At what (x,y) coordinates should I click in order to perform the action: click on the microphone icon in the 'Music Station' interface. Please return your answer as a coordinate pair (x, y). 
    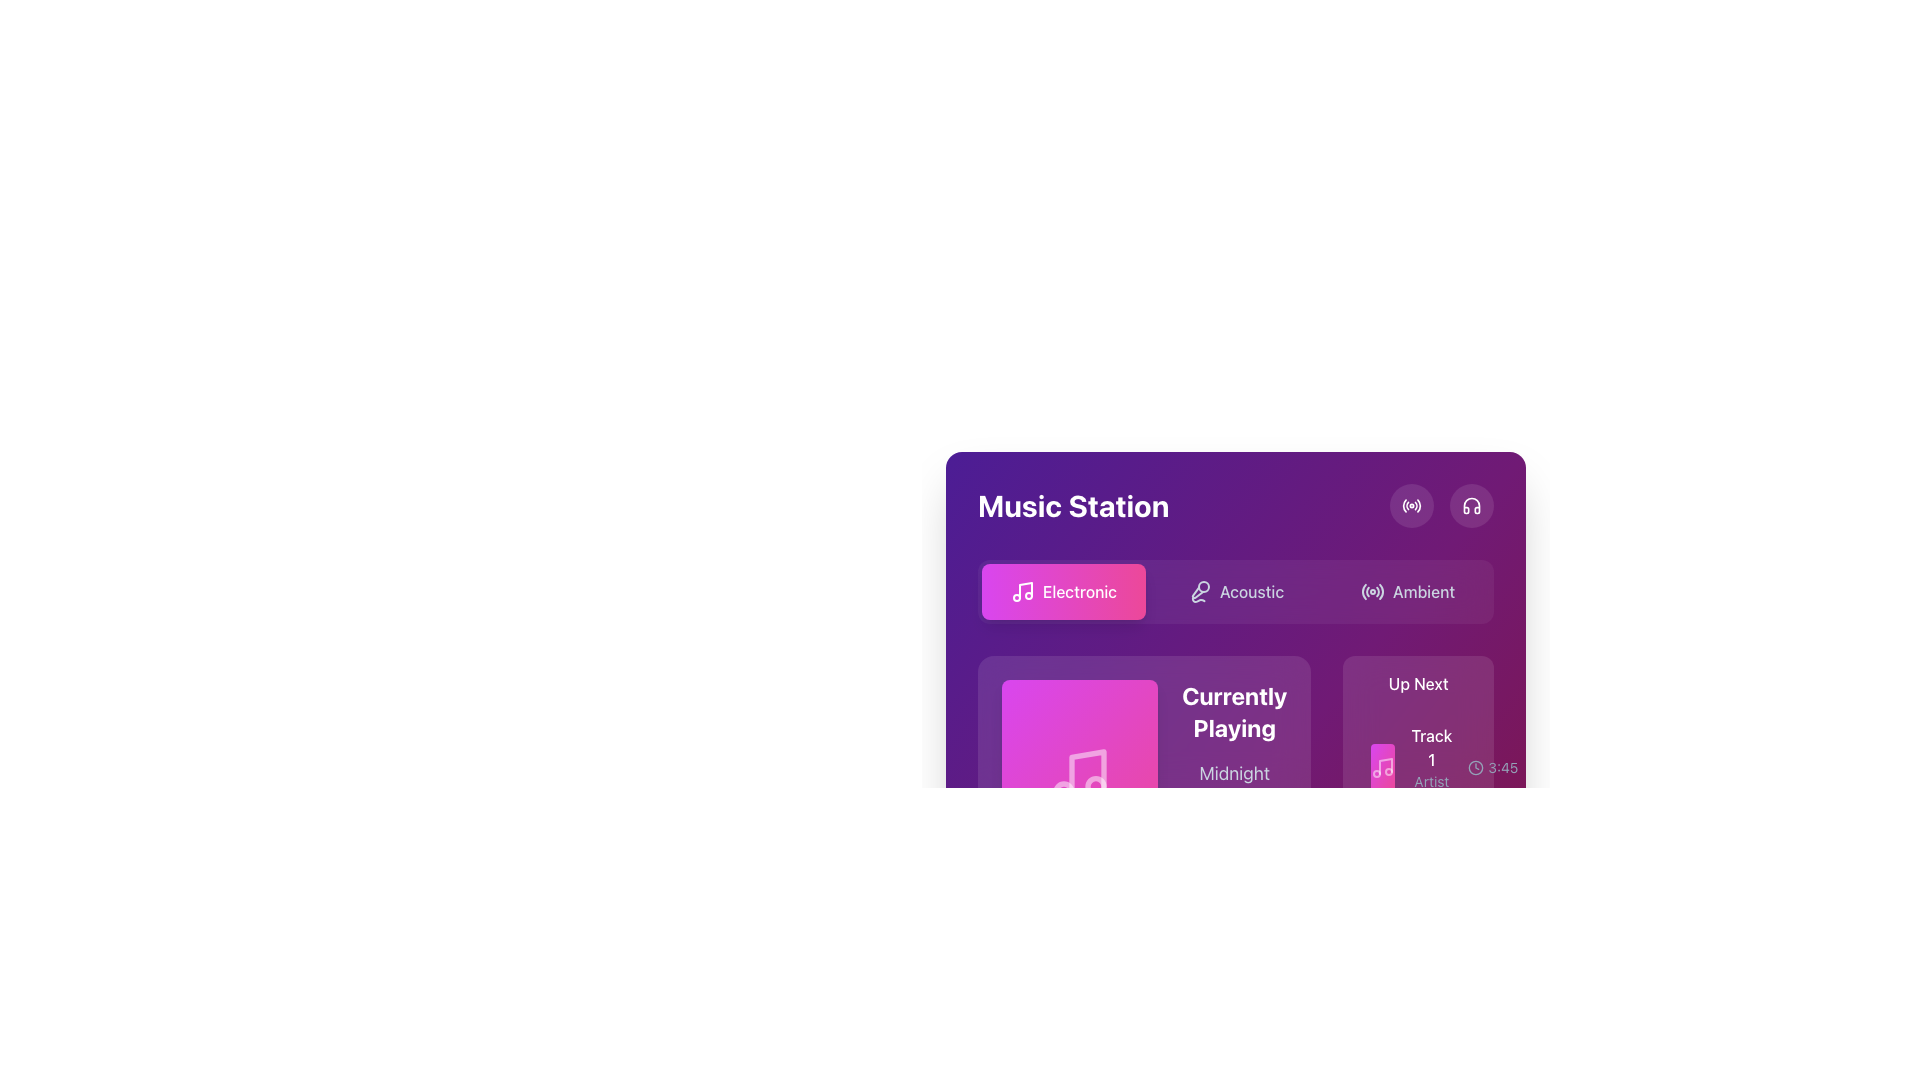
    Looking at the image, I should click on (1199, 590).